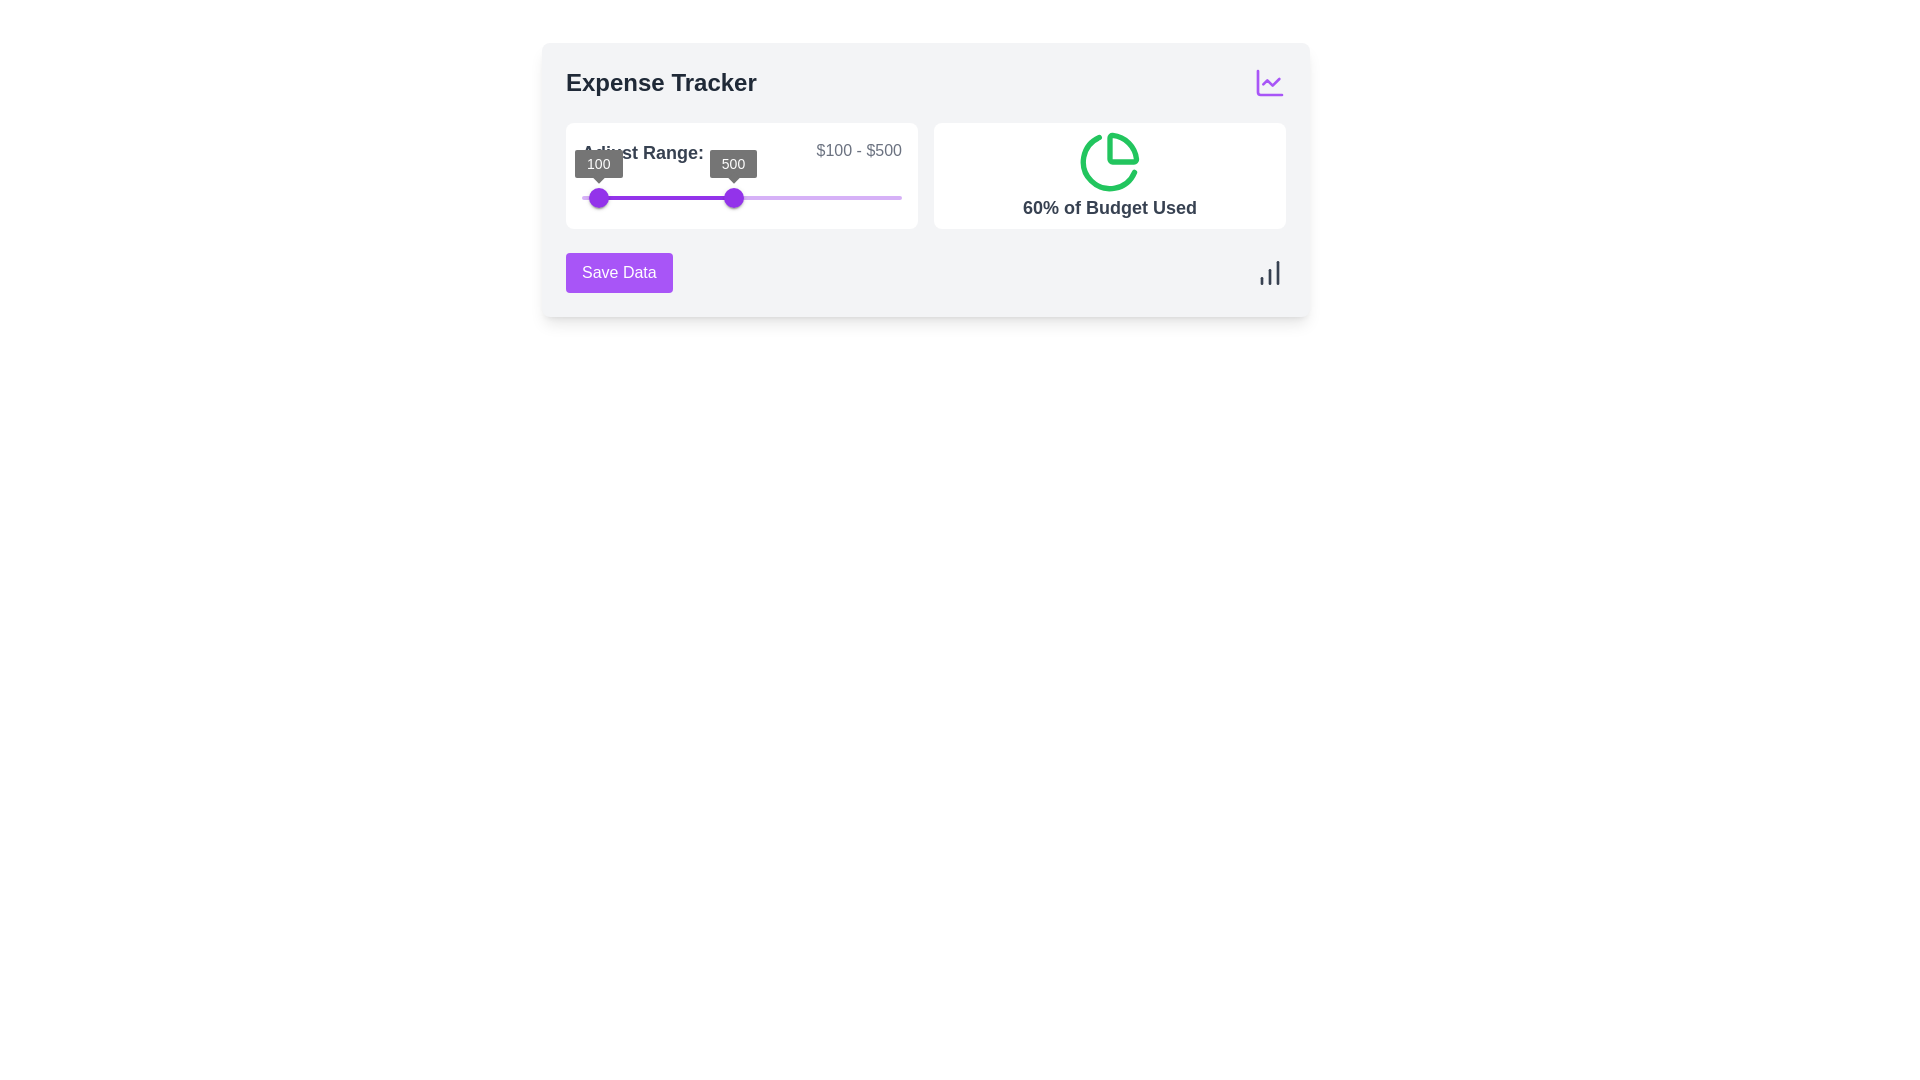 The width and height of the screenshot is (1920, 1080). I want to click on the target slider's value, so click(578, 200).